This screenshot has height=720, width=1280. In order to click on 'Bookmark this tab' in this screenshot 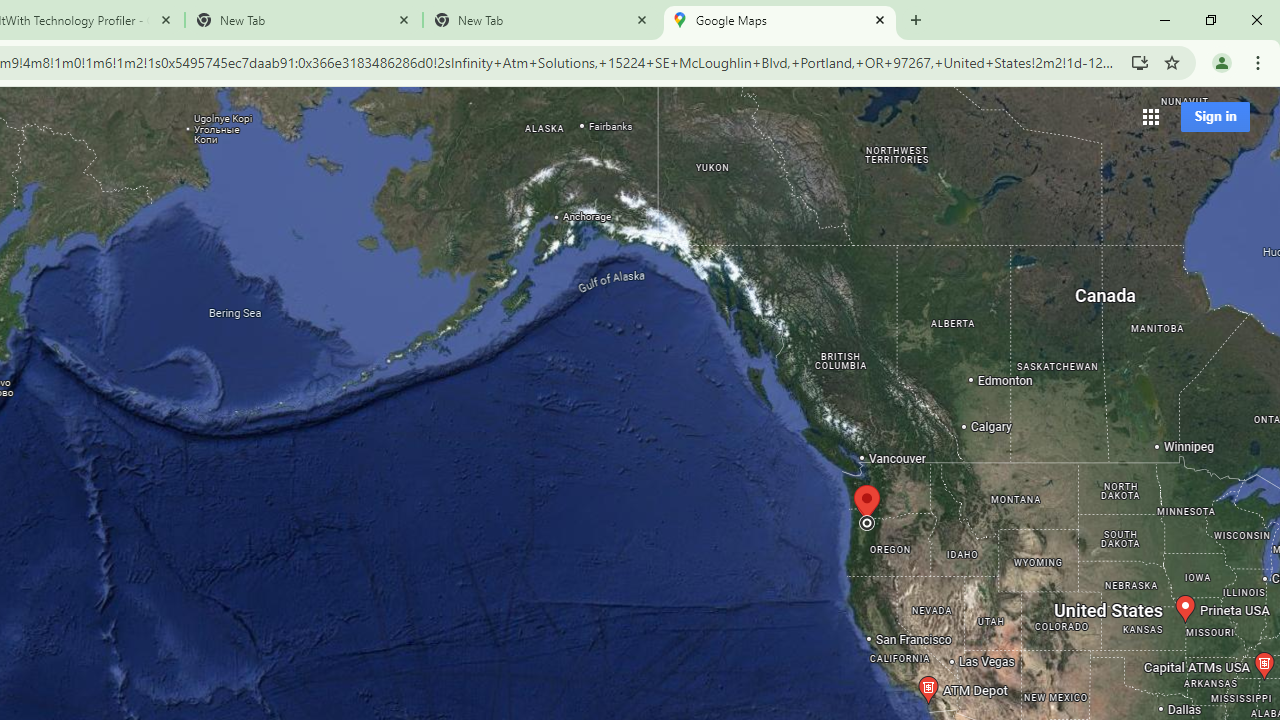, I will do `click(1171, 61)`.